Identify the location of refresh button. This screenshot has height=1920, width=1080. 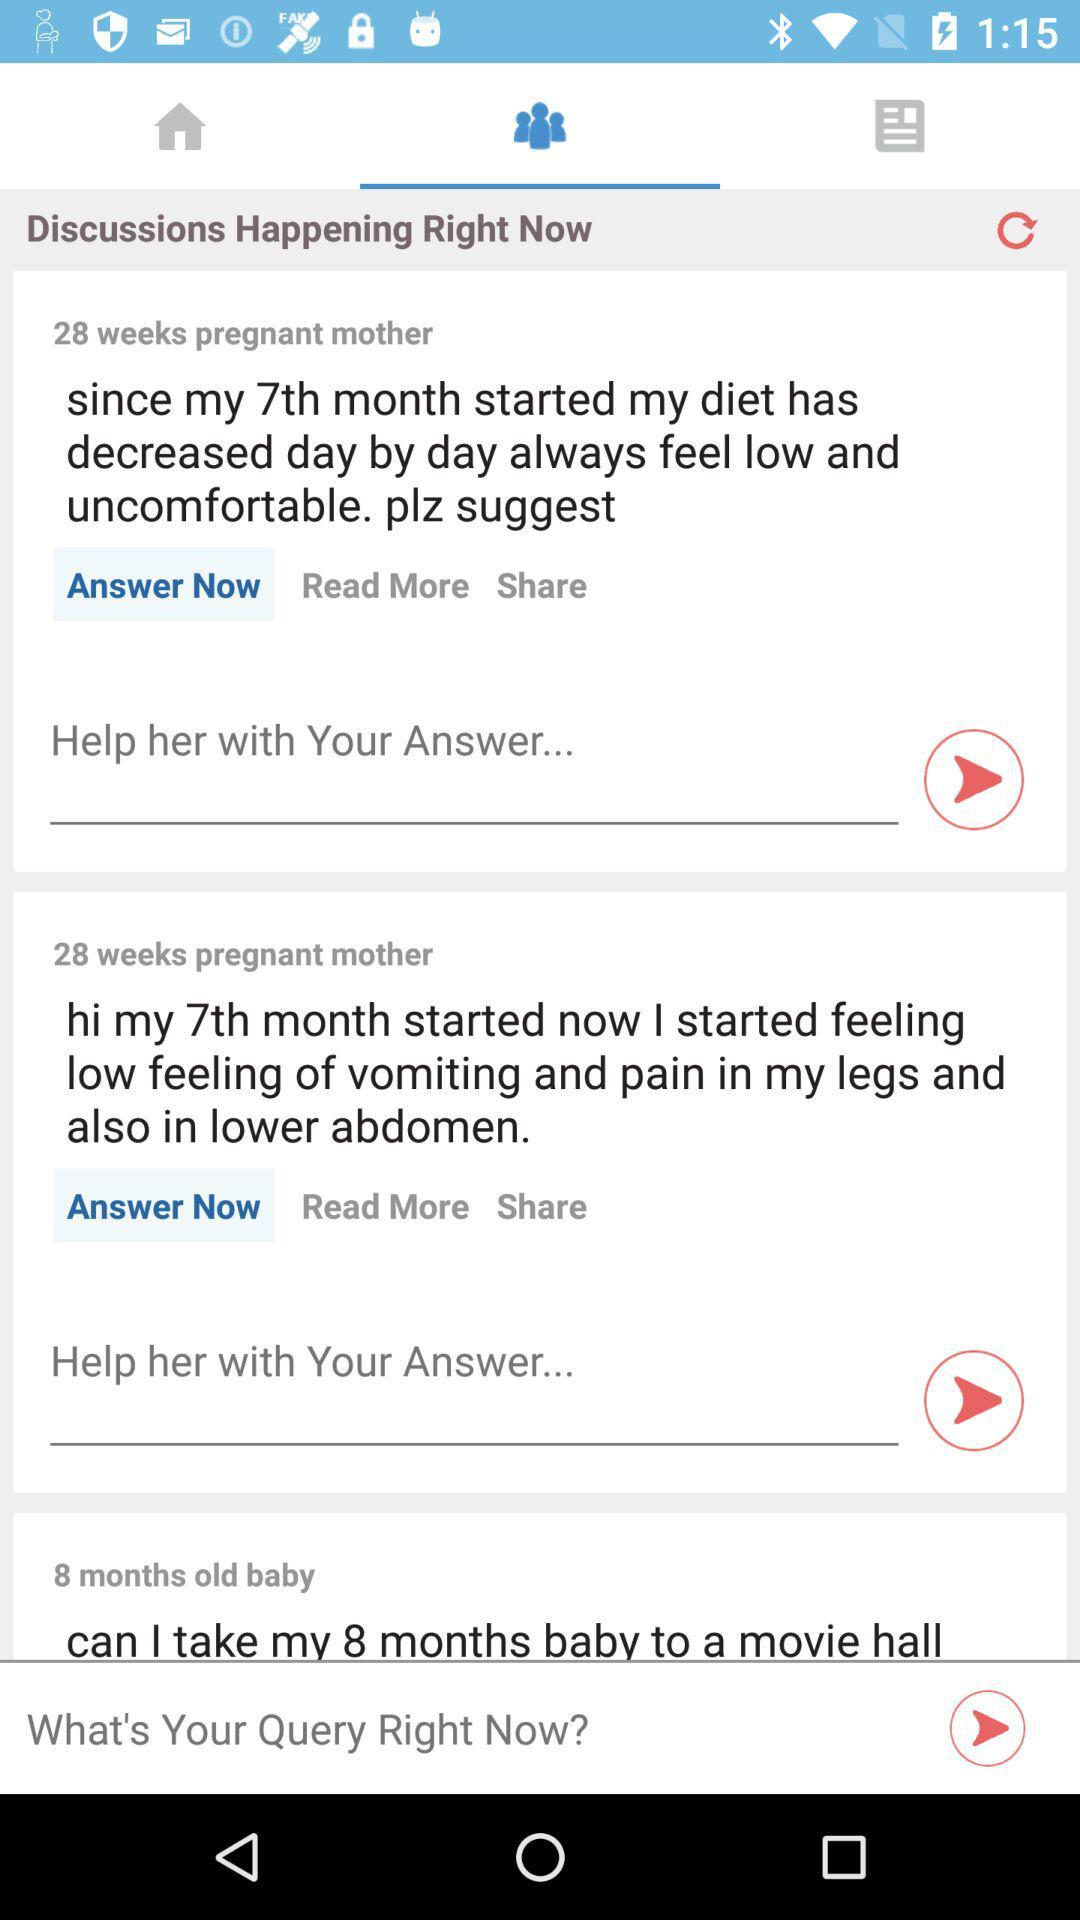
(1014, 221).